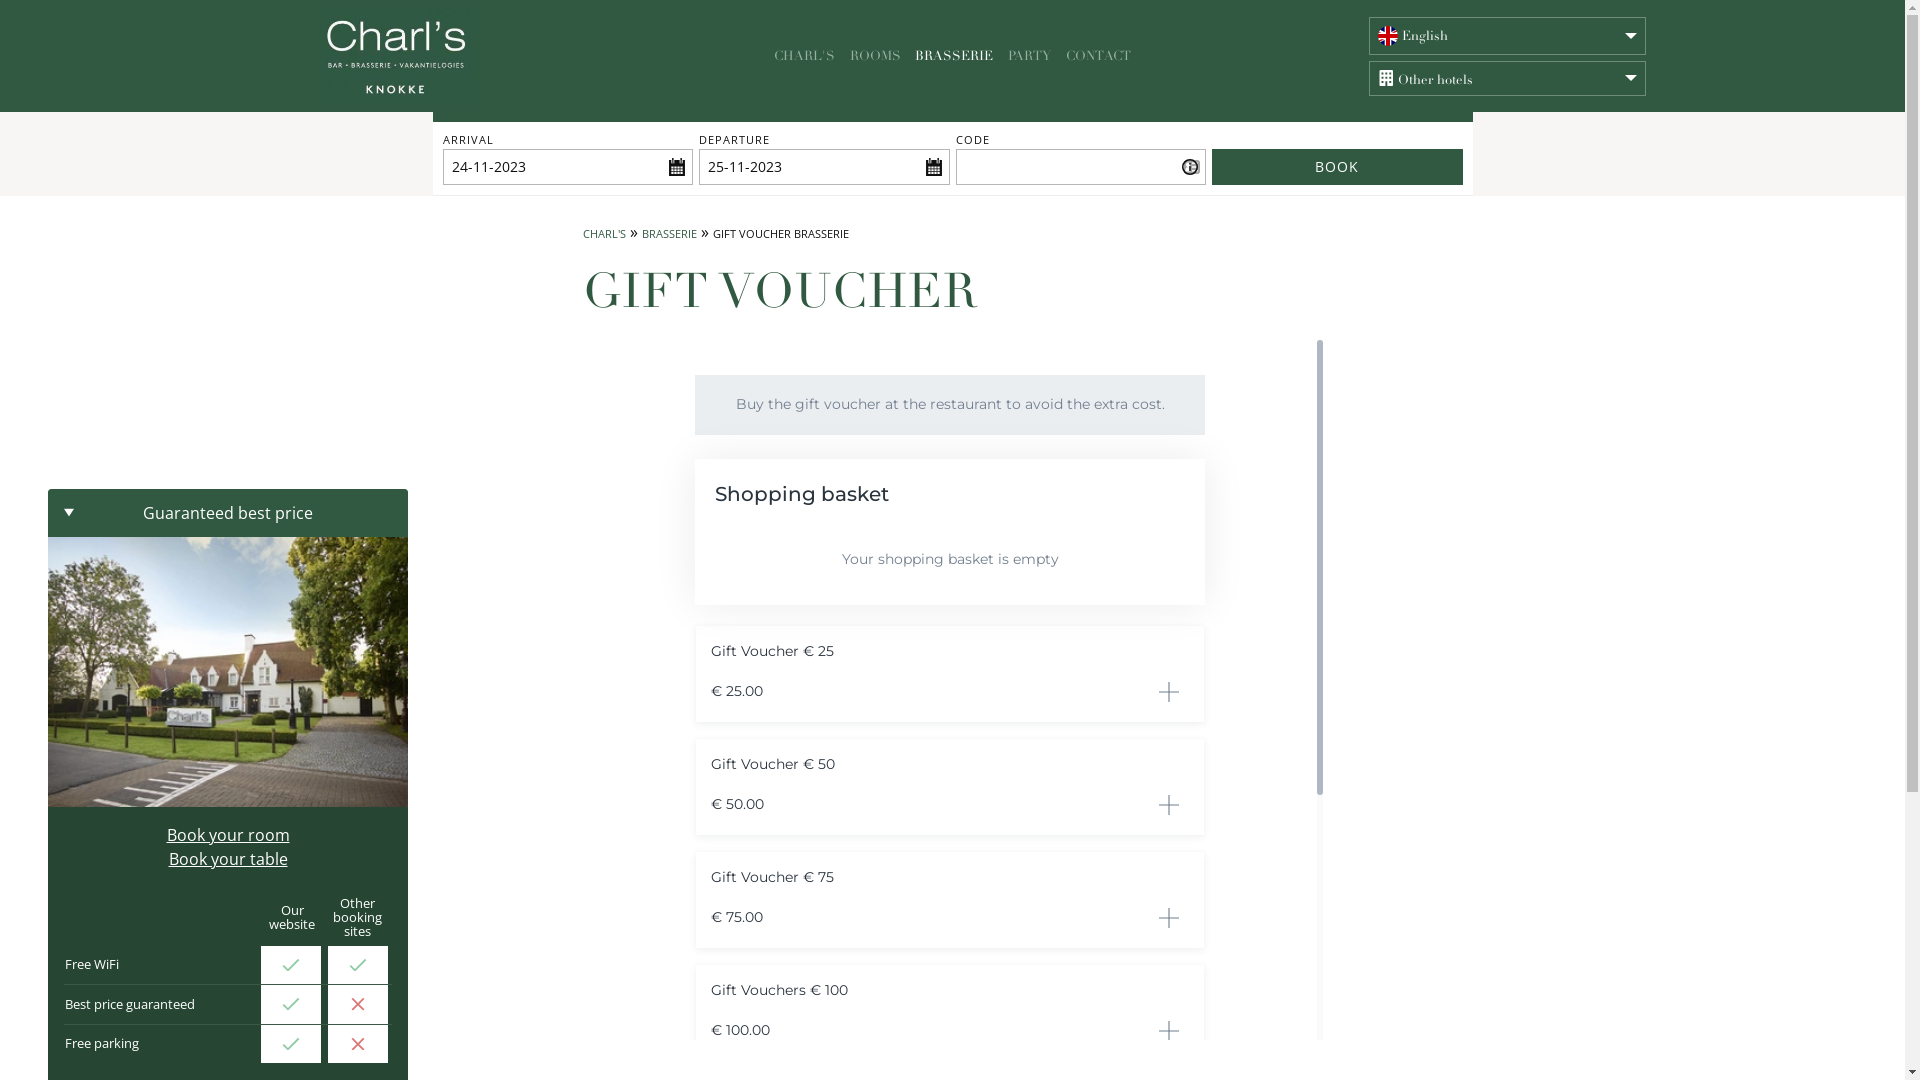  I want to click on 'BRASSERIE', so click(669, 233).